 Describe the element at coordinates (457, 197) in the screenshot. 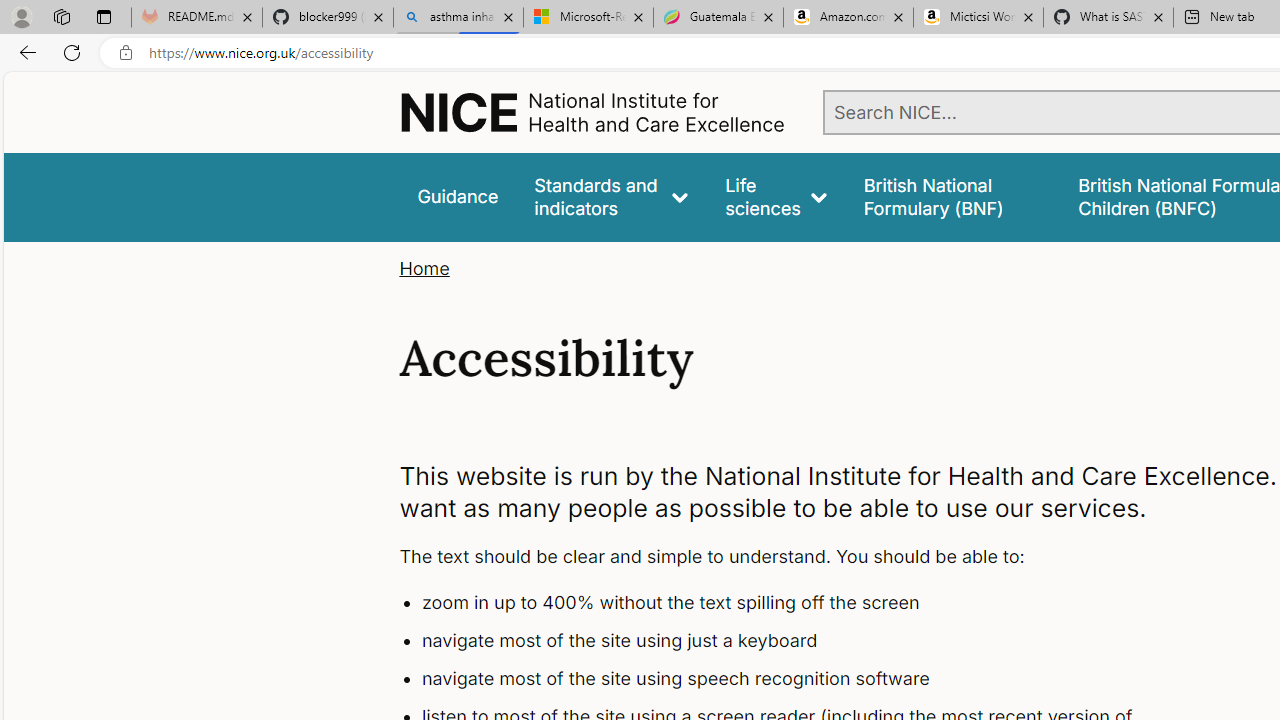

I see `'Guidance'` at that location.